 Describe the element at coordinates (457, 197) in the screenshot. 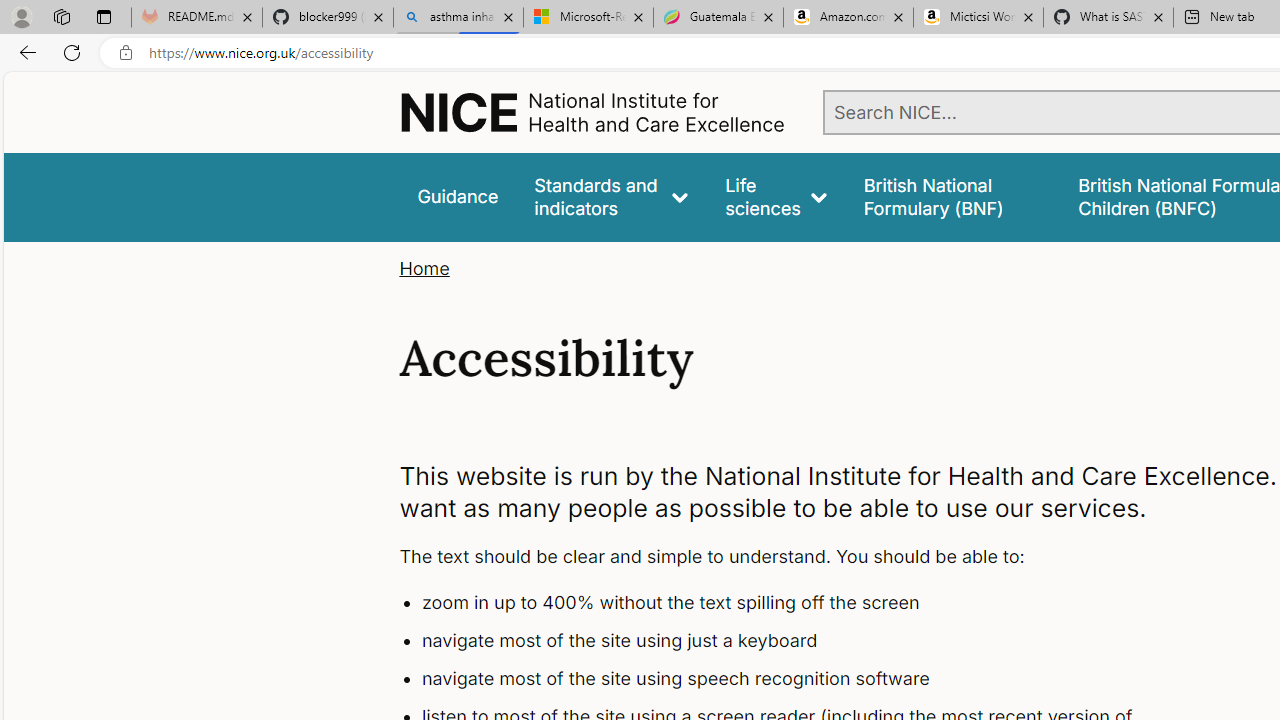

I see `'Guidance'` at that location.